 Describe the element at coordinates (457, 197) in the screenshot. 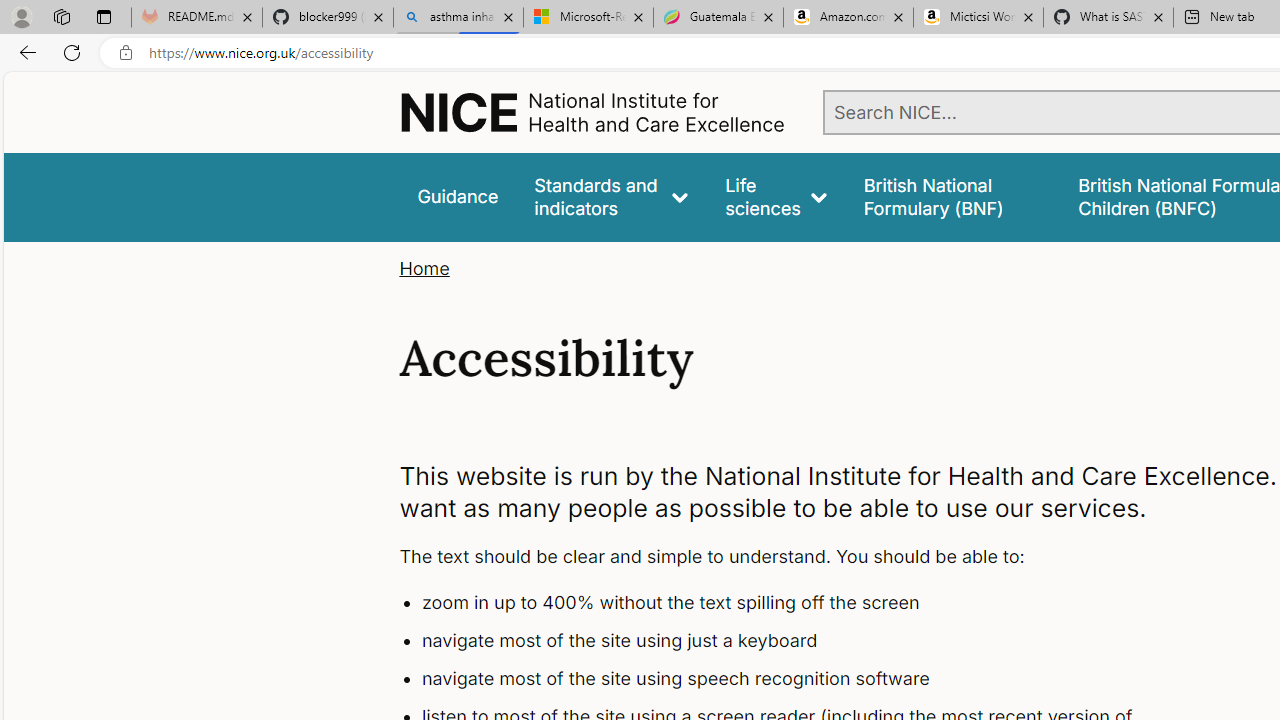

I see `'Guidance'` at that location.